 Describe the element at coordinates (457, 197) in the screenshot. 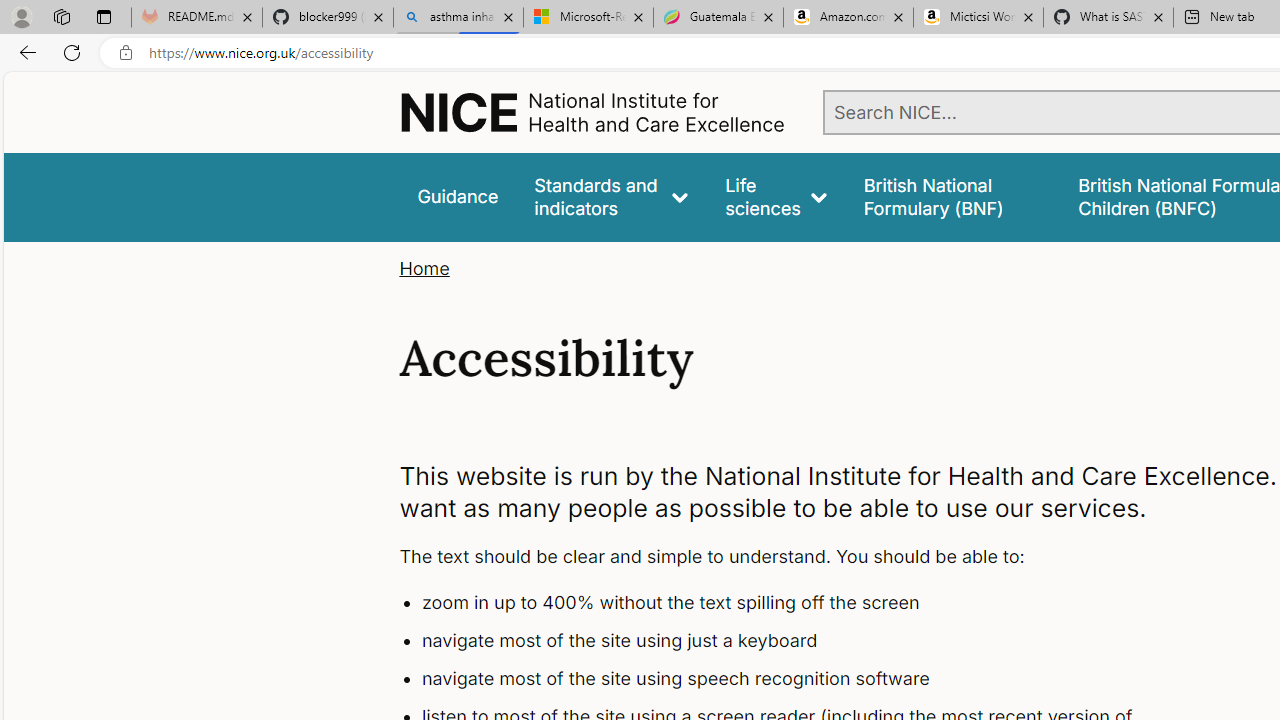

I see `'Guidance'` at that location.